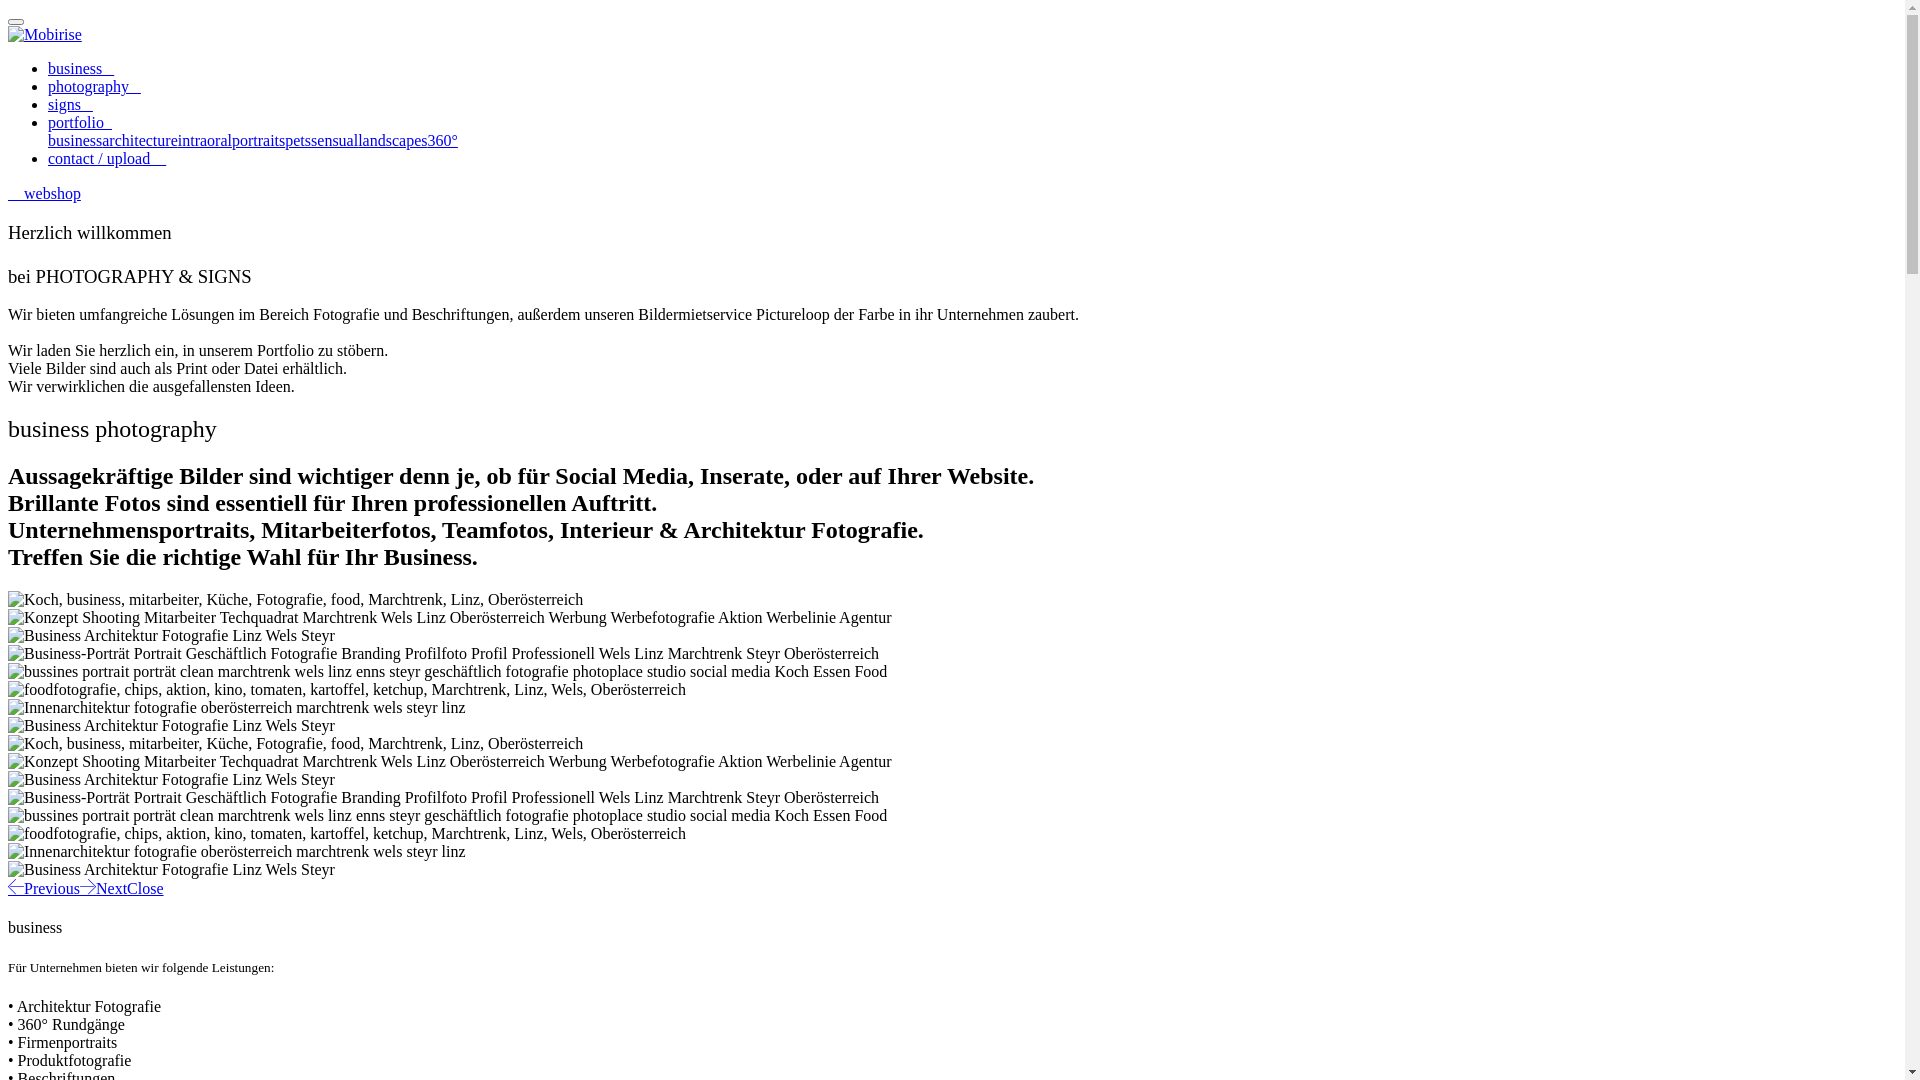 This screenshot has height=1080, width=1920. I want to click on 'intraoral', so click(205, 139).